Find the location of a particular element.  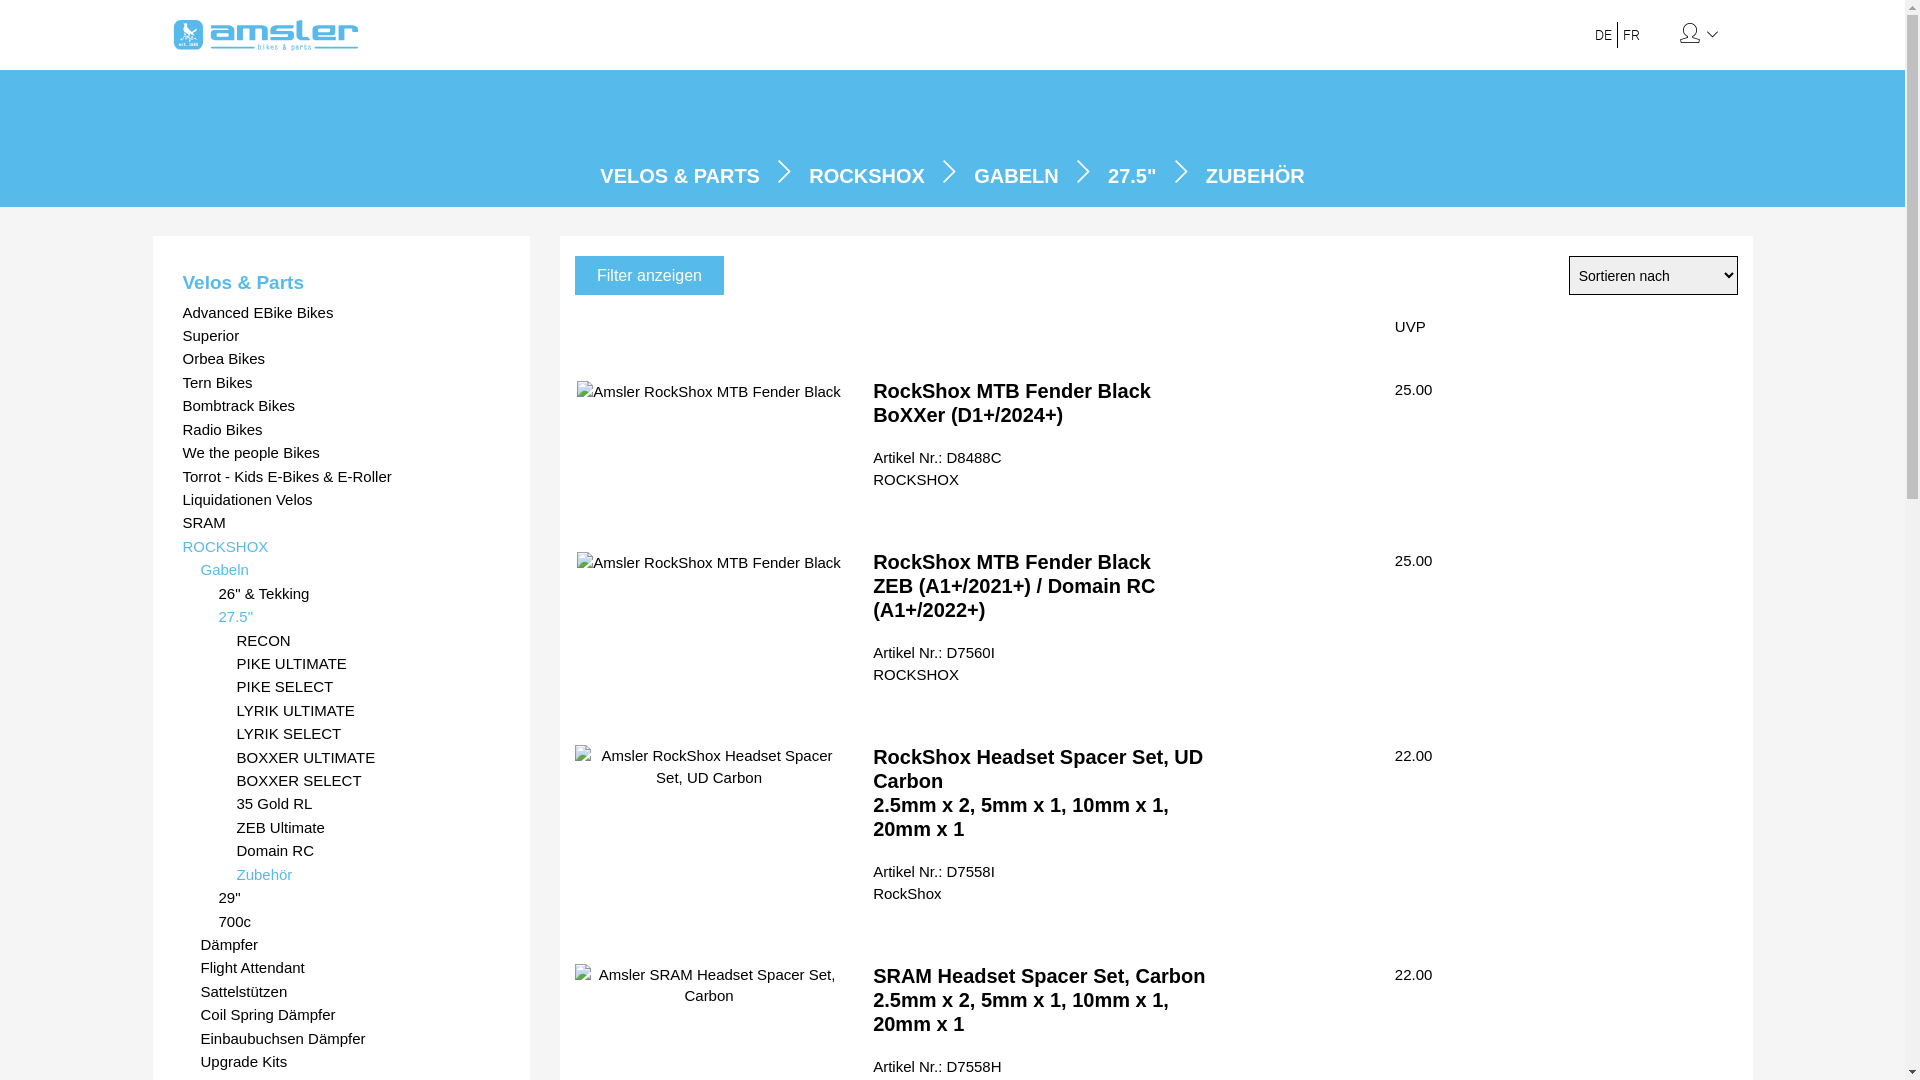

'35 Gold RL' is located at coordinates (235, 802).